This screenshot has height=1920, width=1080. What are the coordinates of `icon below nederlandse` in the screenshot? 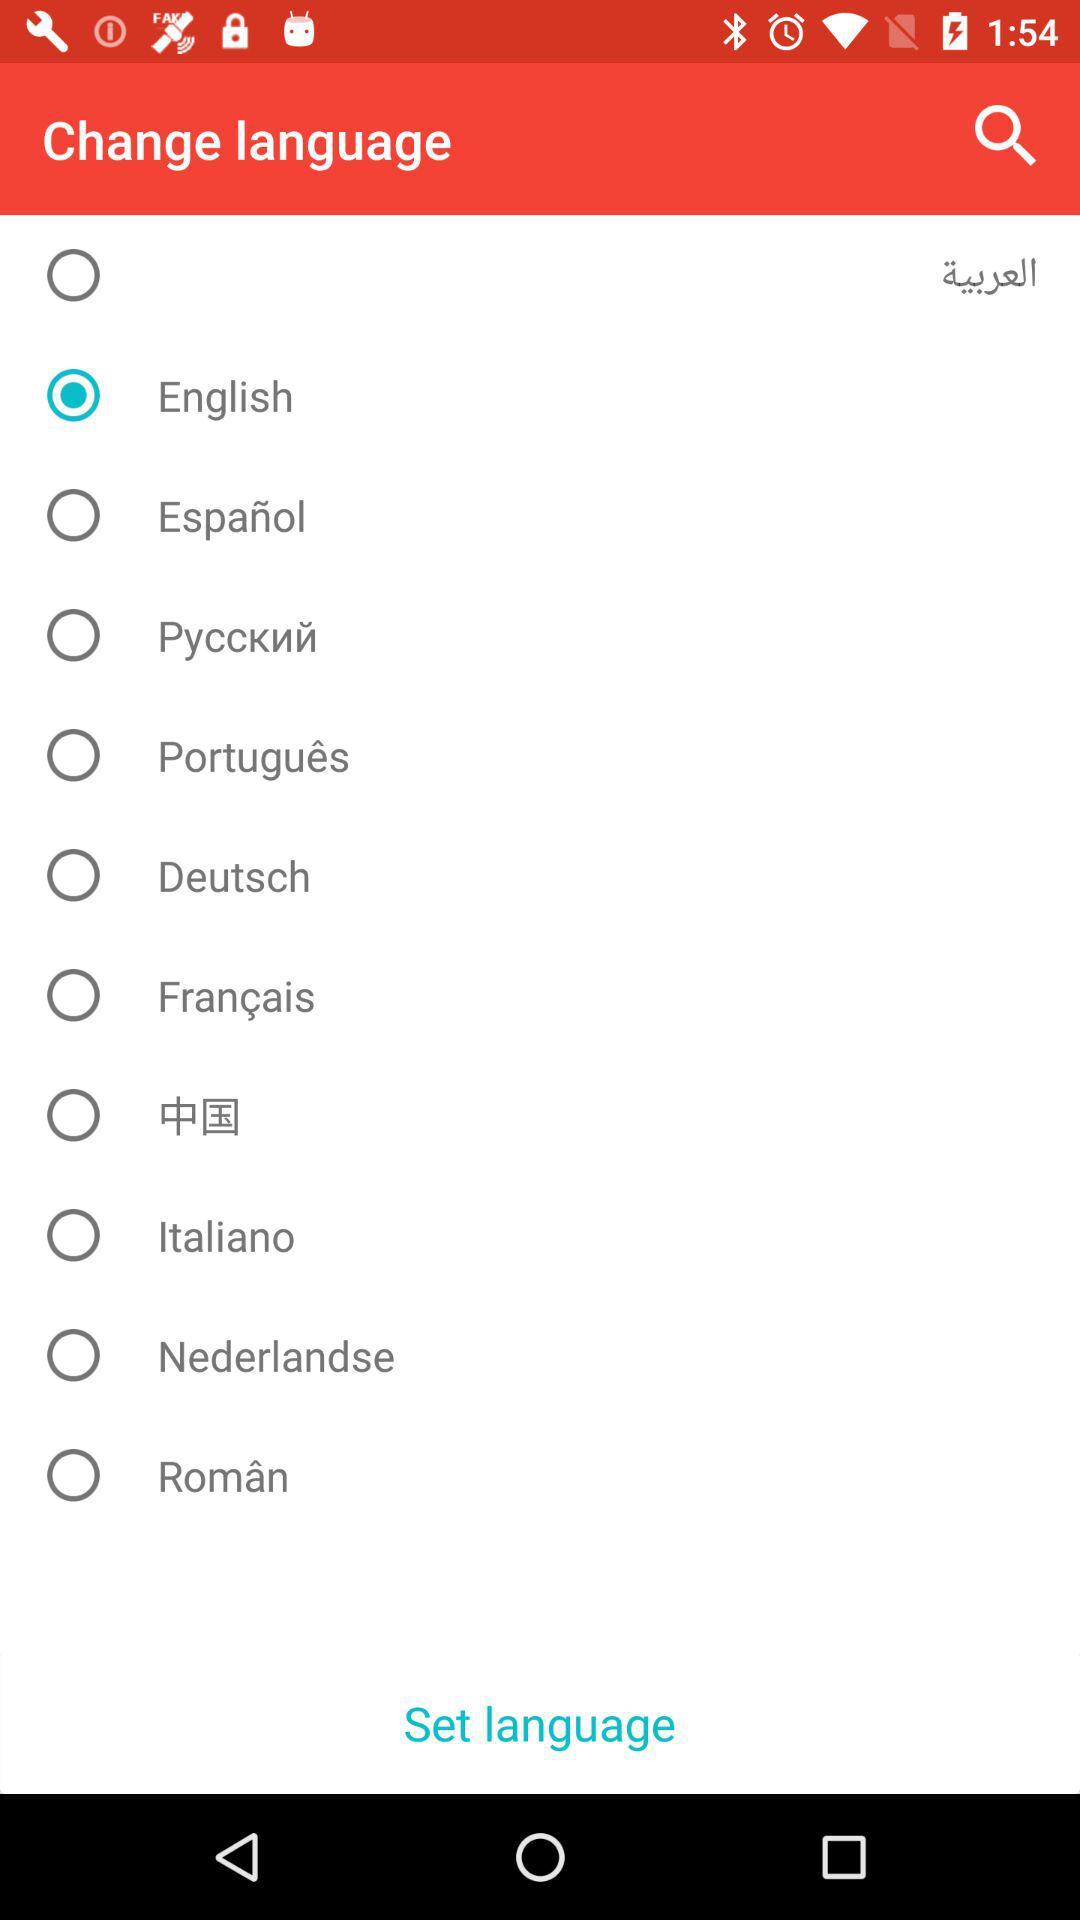 It's located at (555, 1475).